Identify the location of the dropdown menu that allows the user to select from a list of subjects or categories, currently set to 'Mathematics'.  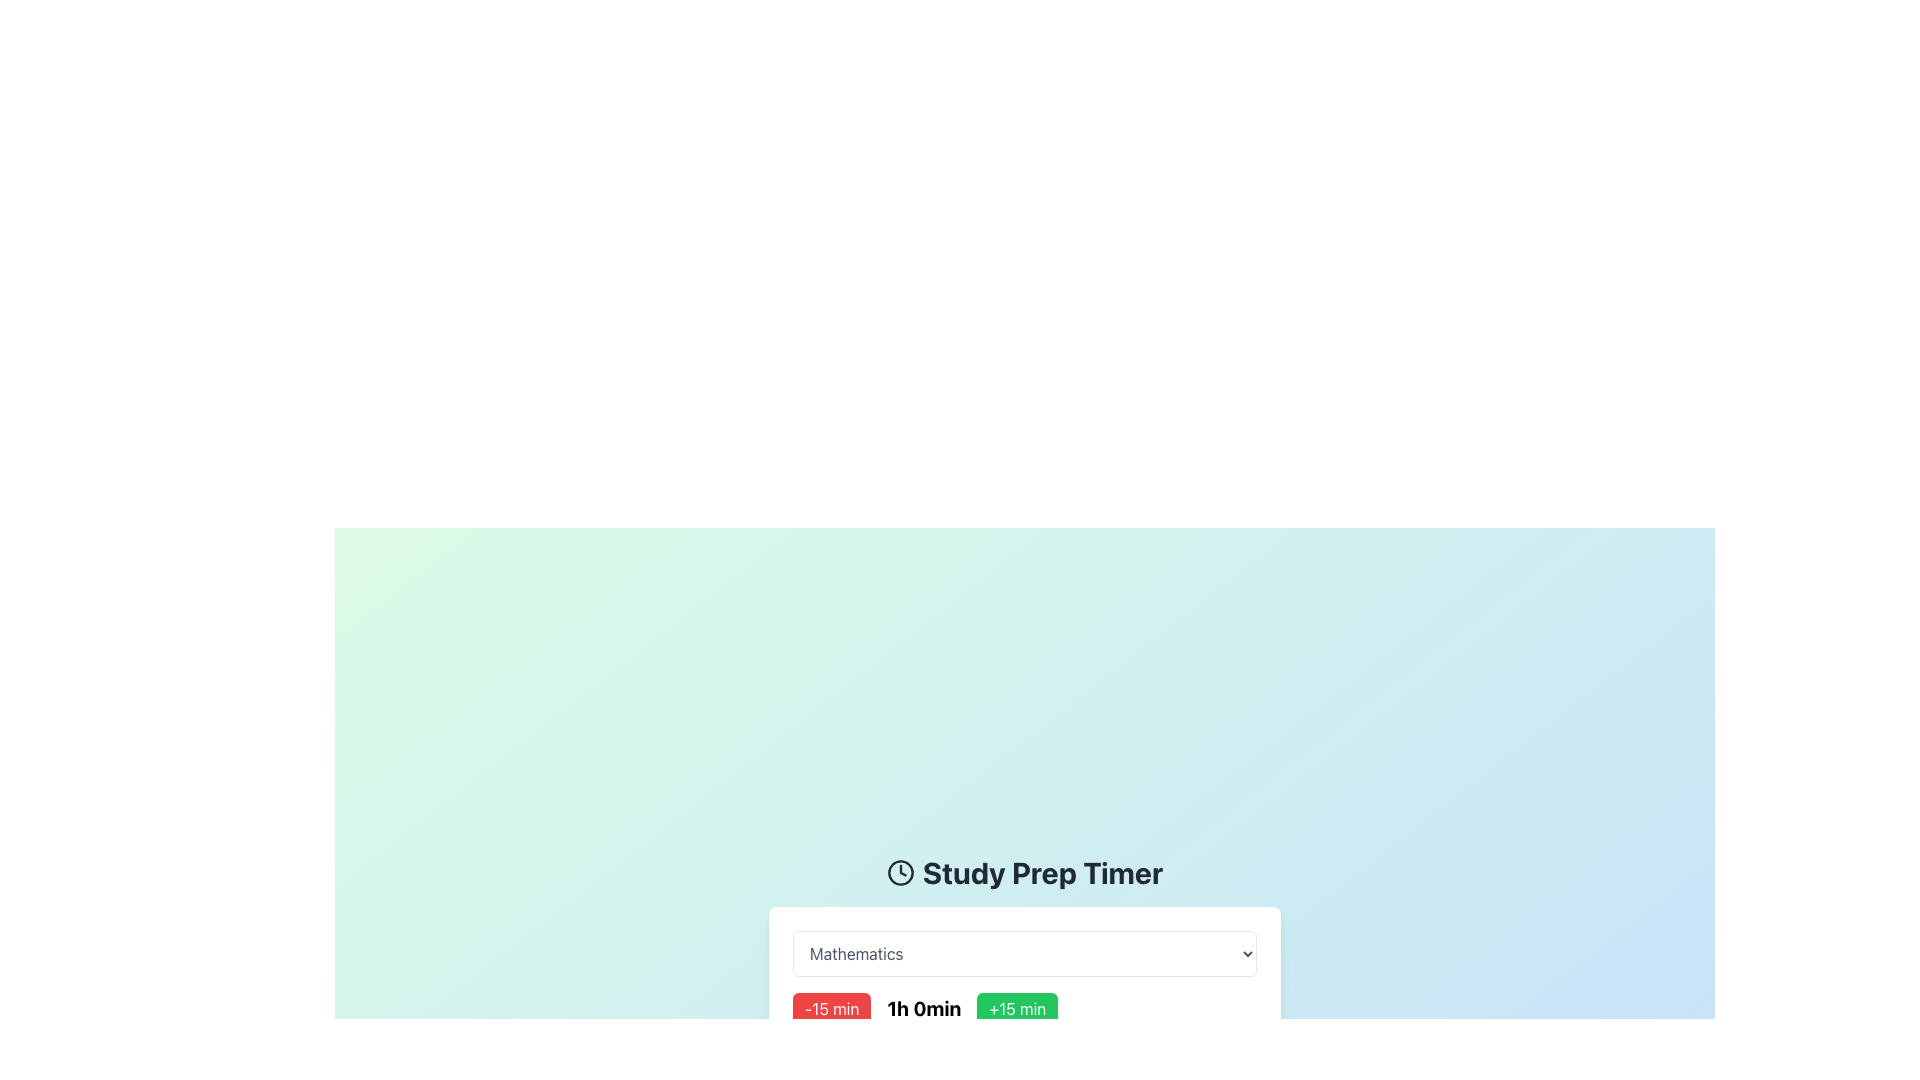
(1025, 952).